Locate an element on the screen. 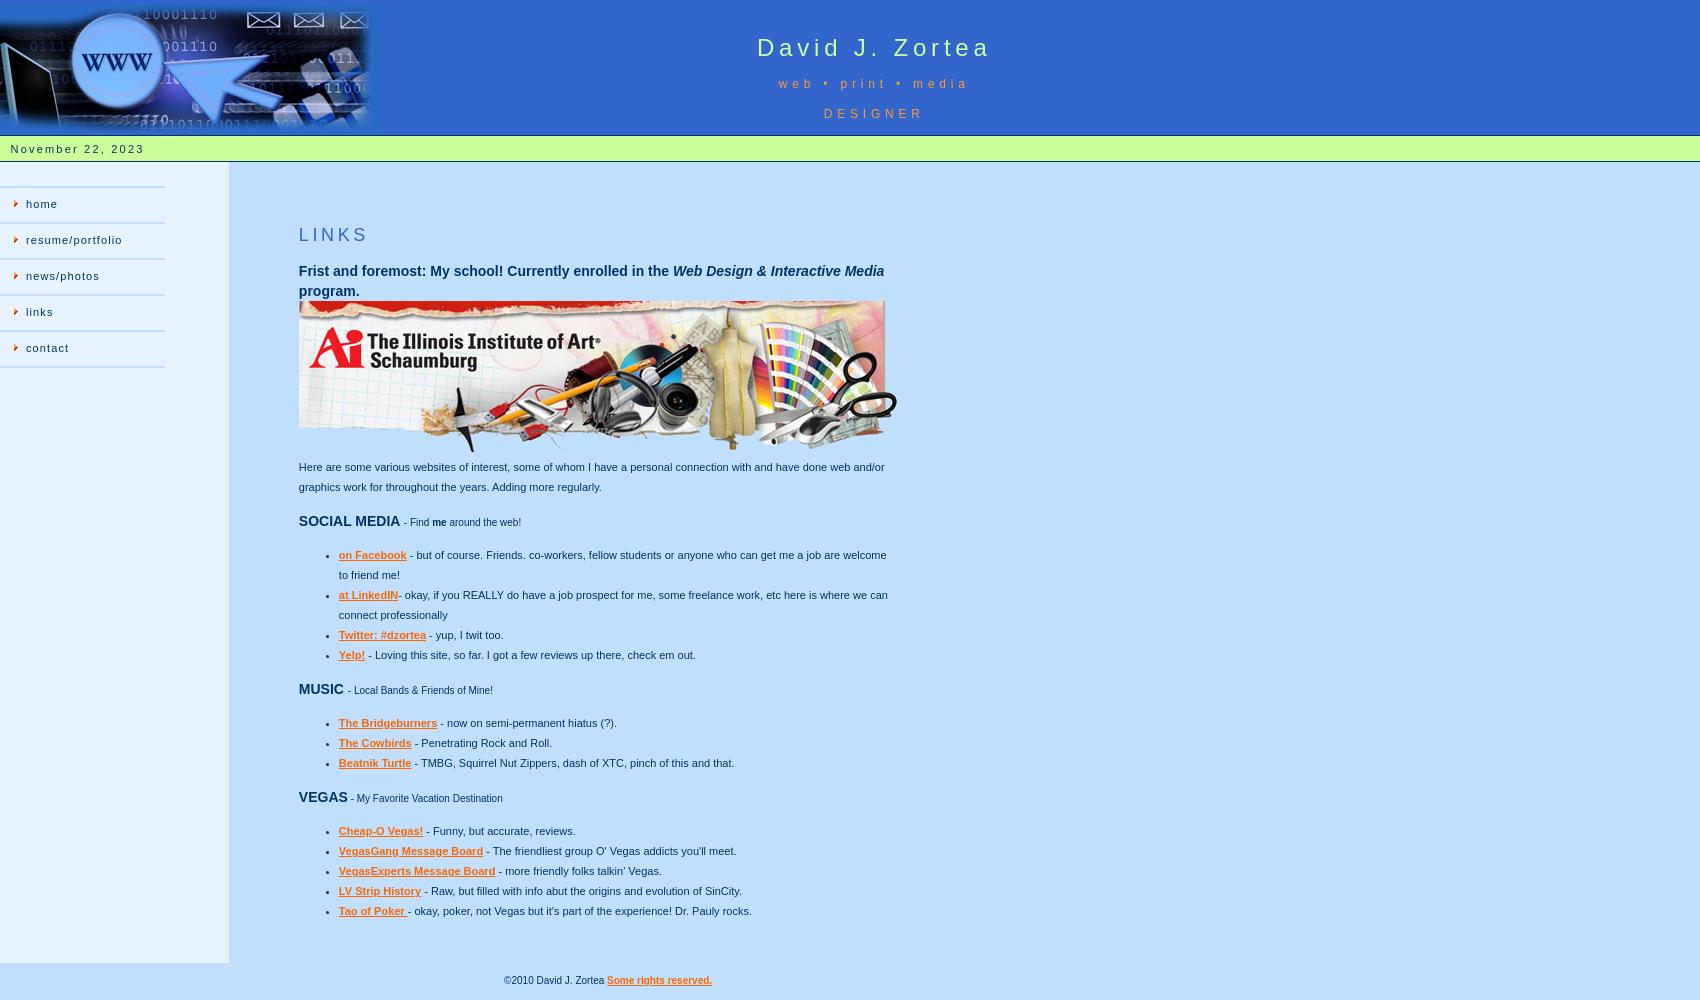 The height and width of the screenshot is (1000, 1700). 'on Facebook' is located at coordinates (336, 555).